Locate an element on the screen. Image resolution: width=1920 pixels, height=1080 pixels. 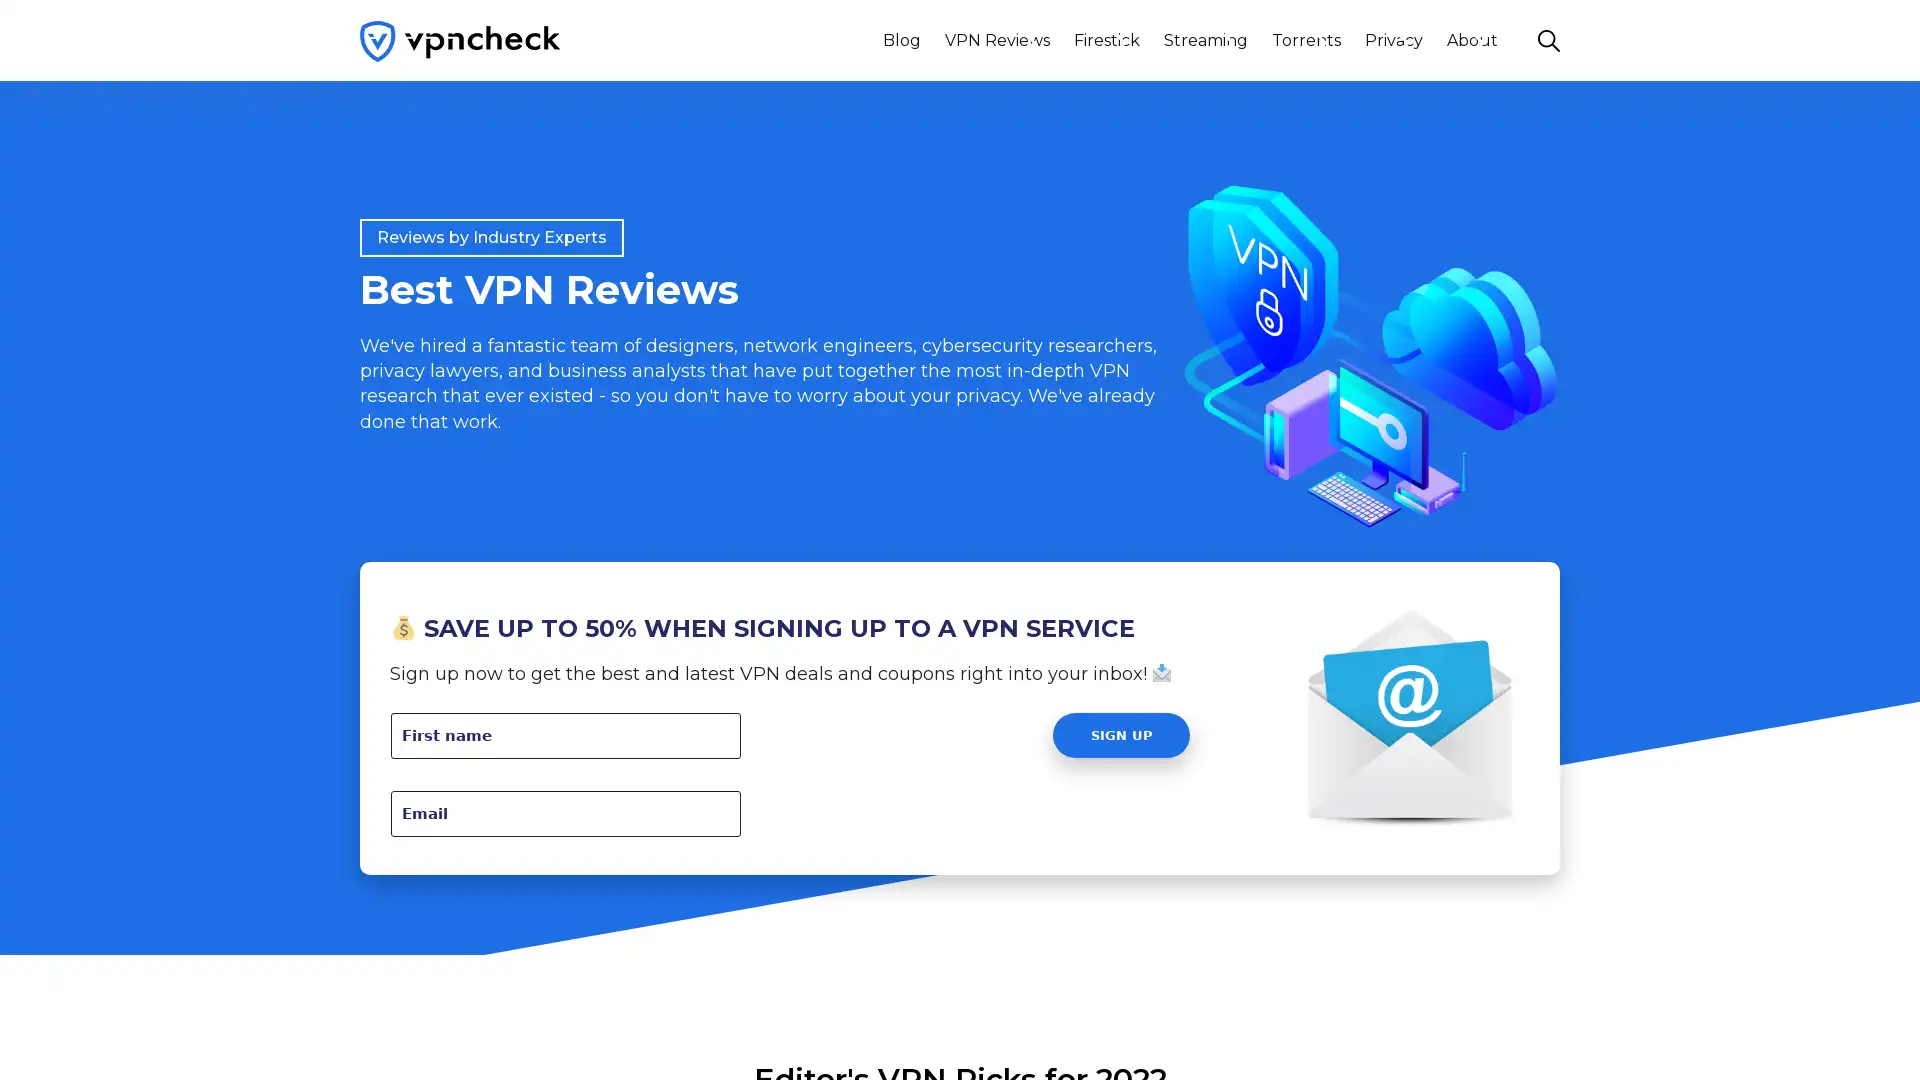
Sign up is located at coordinates (1121, 735).